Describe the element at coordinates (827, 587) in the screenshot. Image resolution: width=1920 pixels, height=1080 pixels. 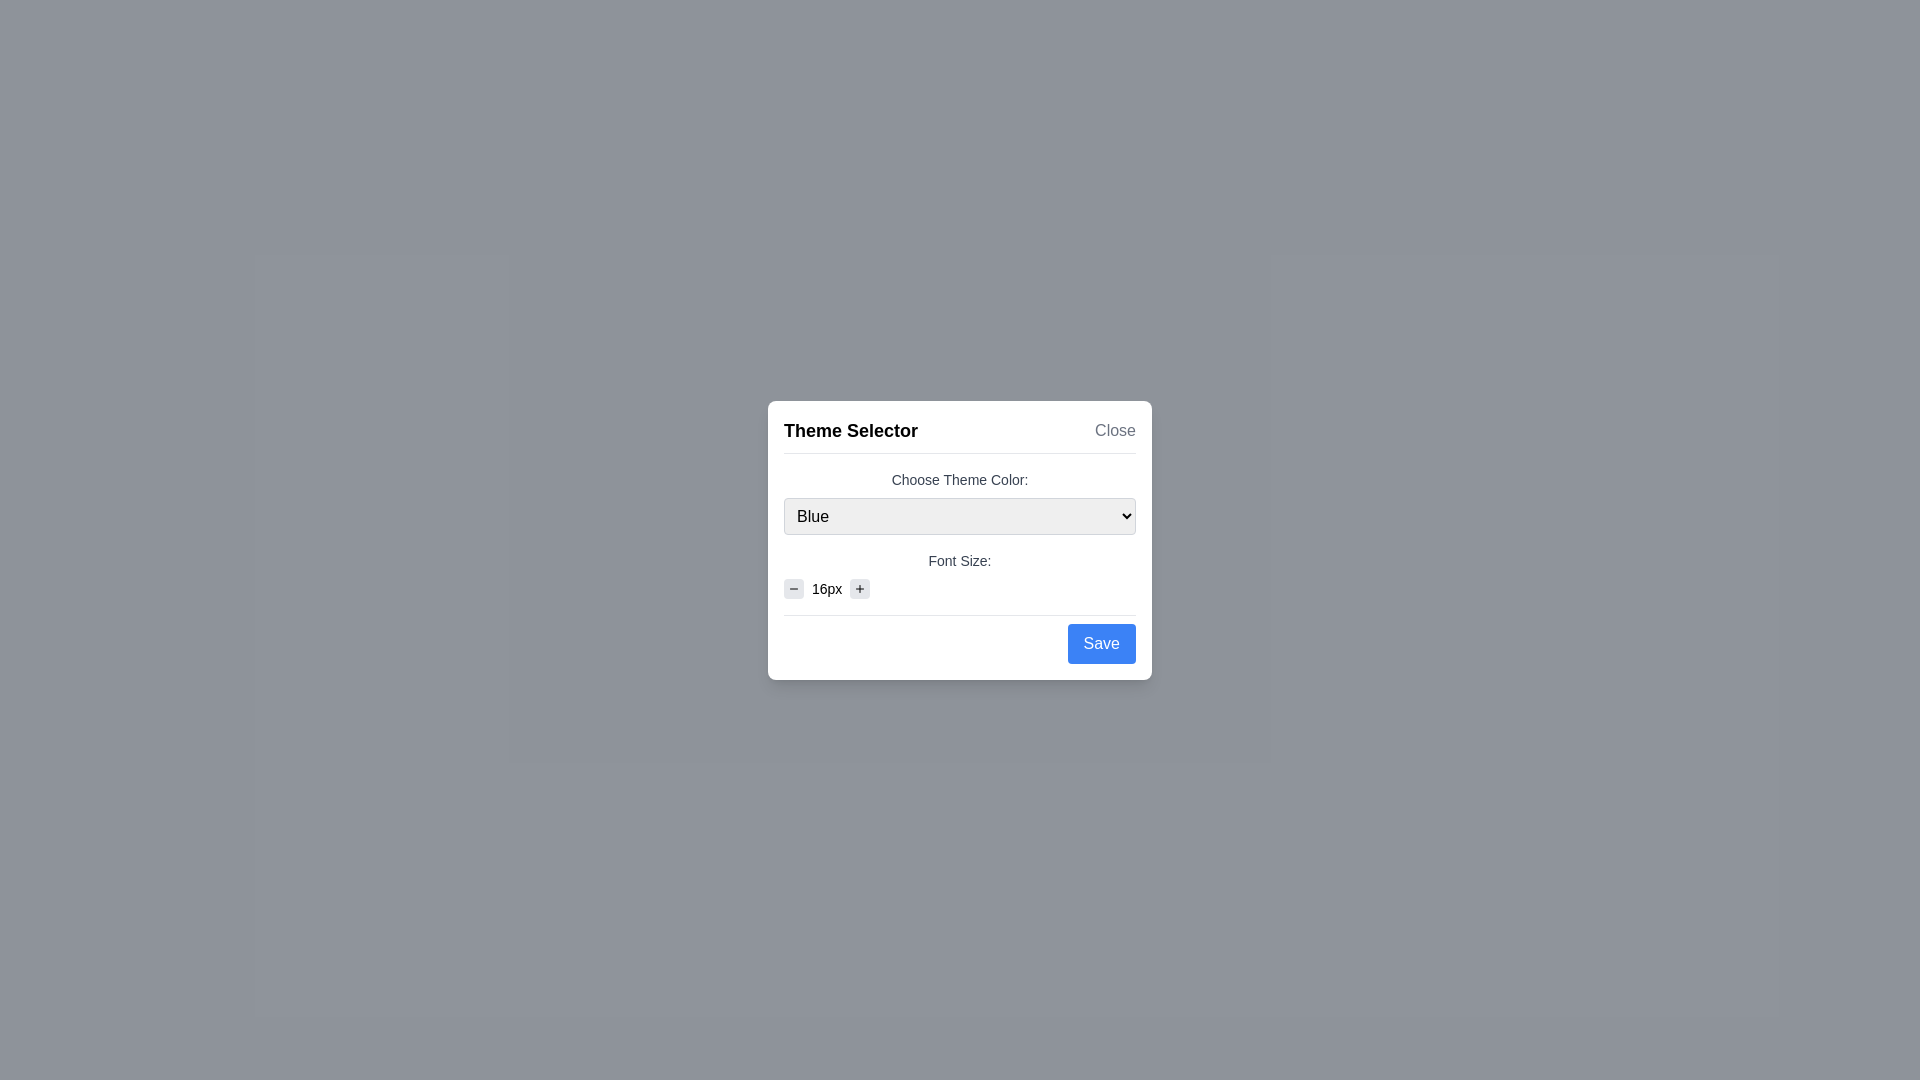
I see `the Text Label that displays the current font size value, positioned between the minus button and the plus button` at that location.